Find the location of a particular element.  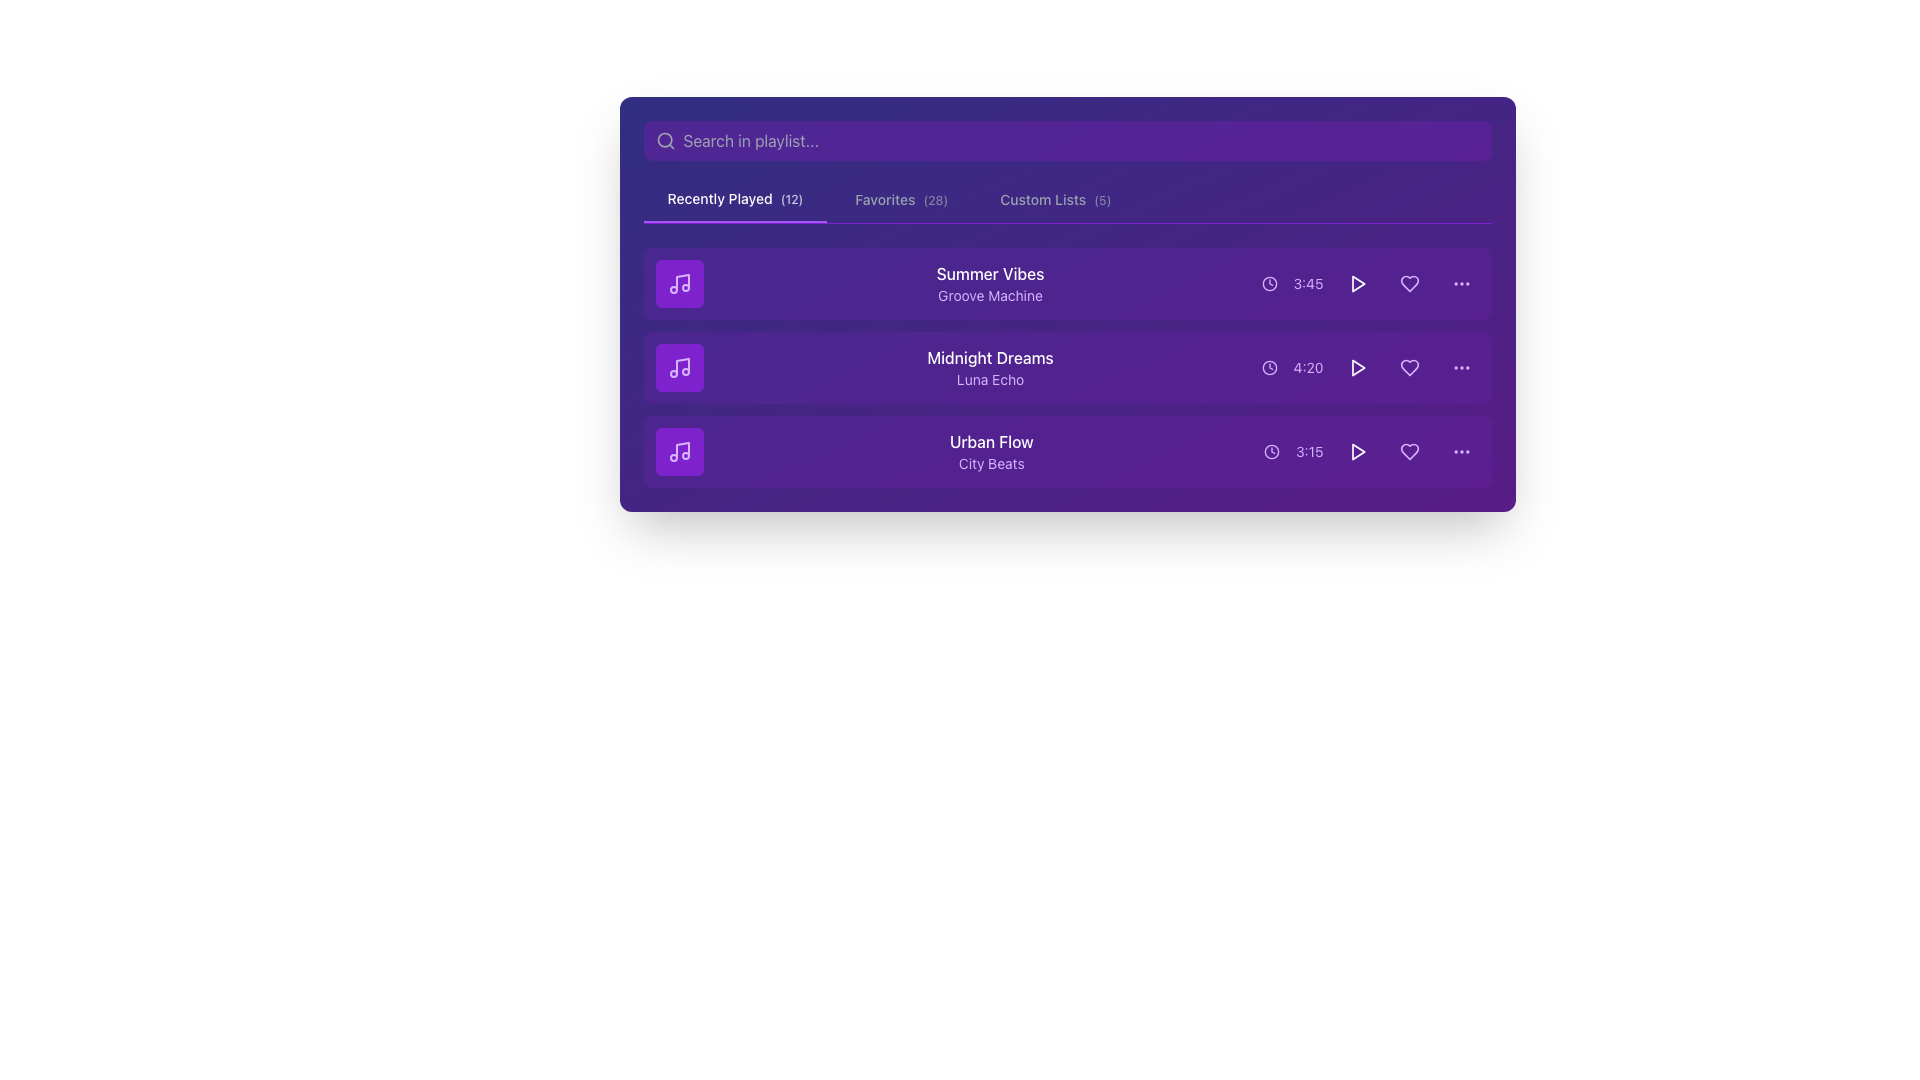

text label displaying 'Urban Flow' in white color on a vivid purple background, located in the bottom-most entry of the 'Recently Played' section is located at coordinates (991, 441).